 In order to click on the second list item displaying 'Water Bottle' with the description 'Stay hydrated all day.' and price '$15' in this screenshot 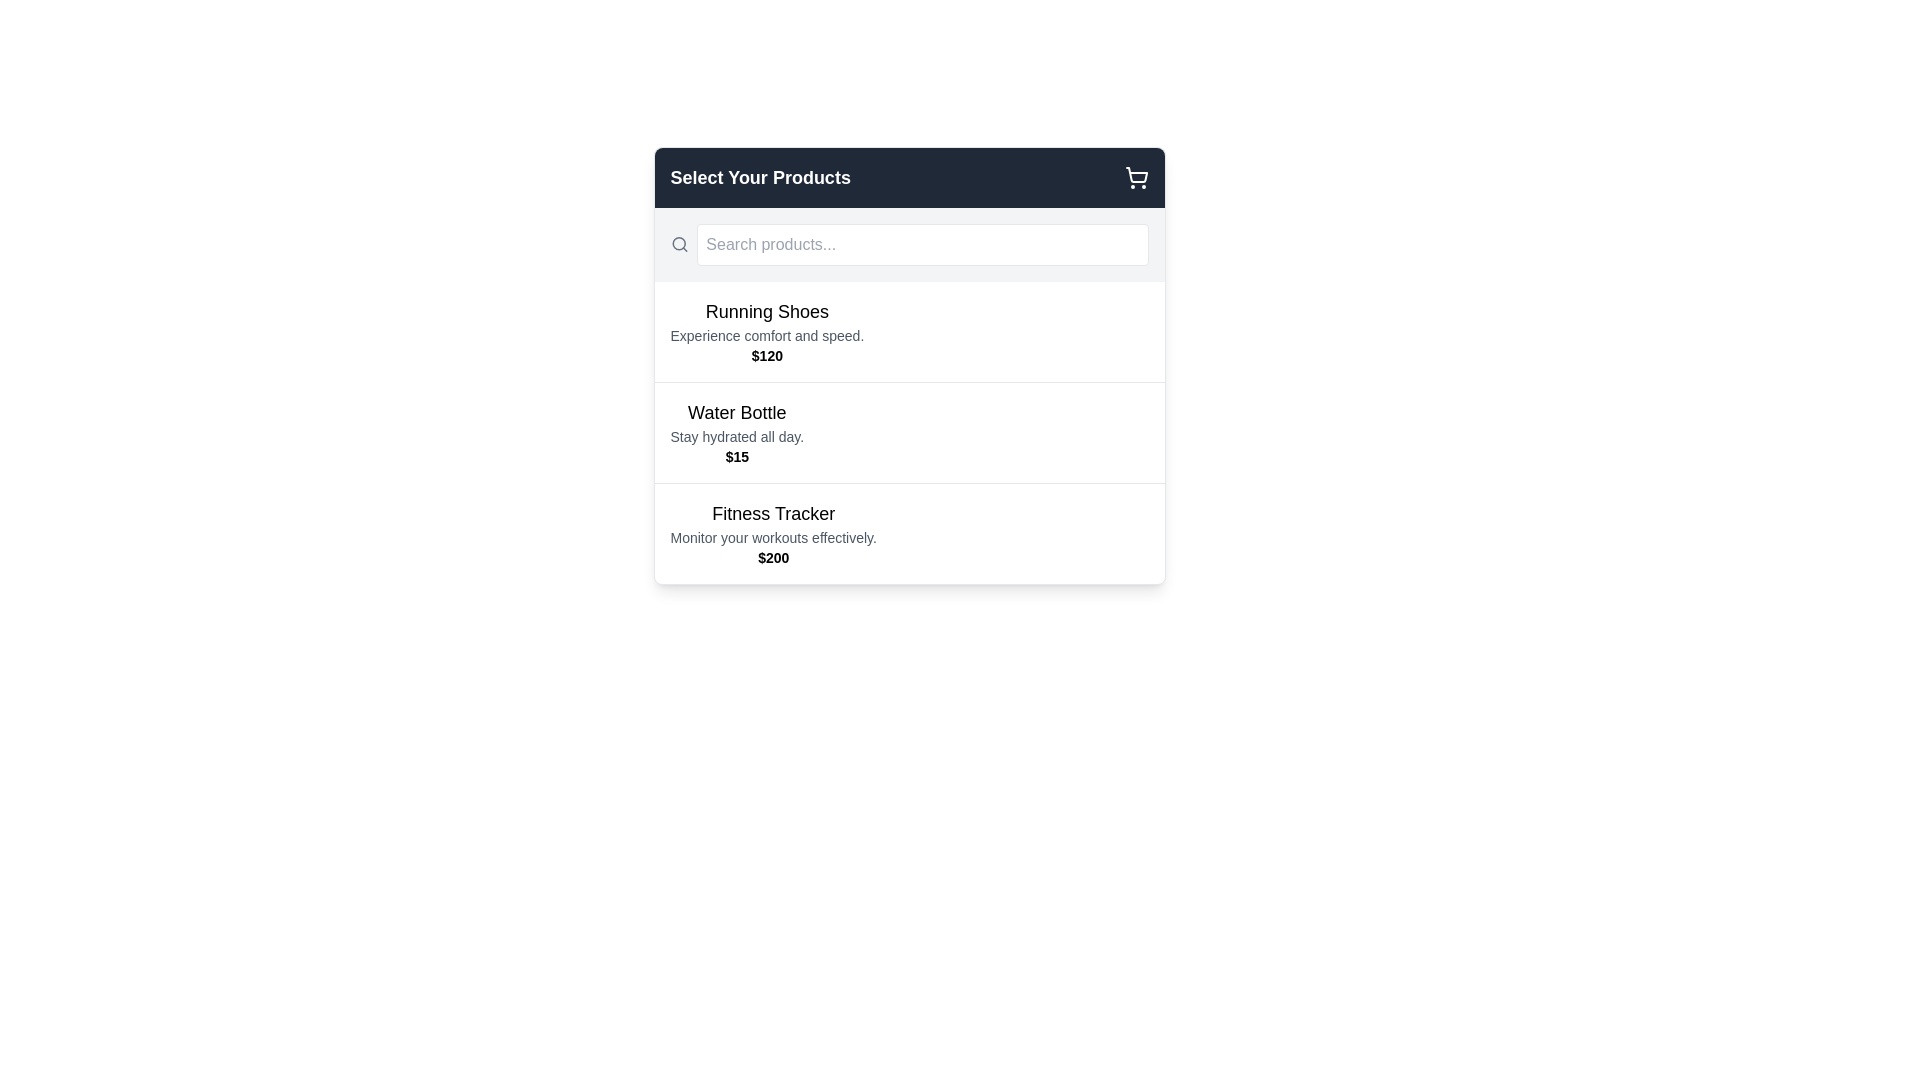, I will do `click(908, 396)`.